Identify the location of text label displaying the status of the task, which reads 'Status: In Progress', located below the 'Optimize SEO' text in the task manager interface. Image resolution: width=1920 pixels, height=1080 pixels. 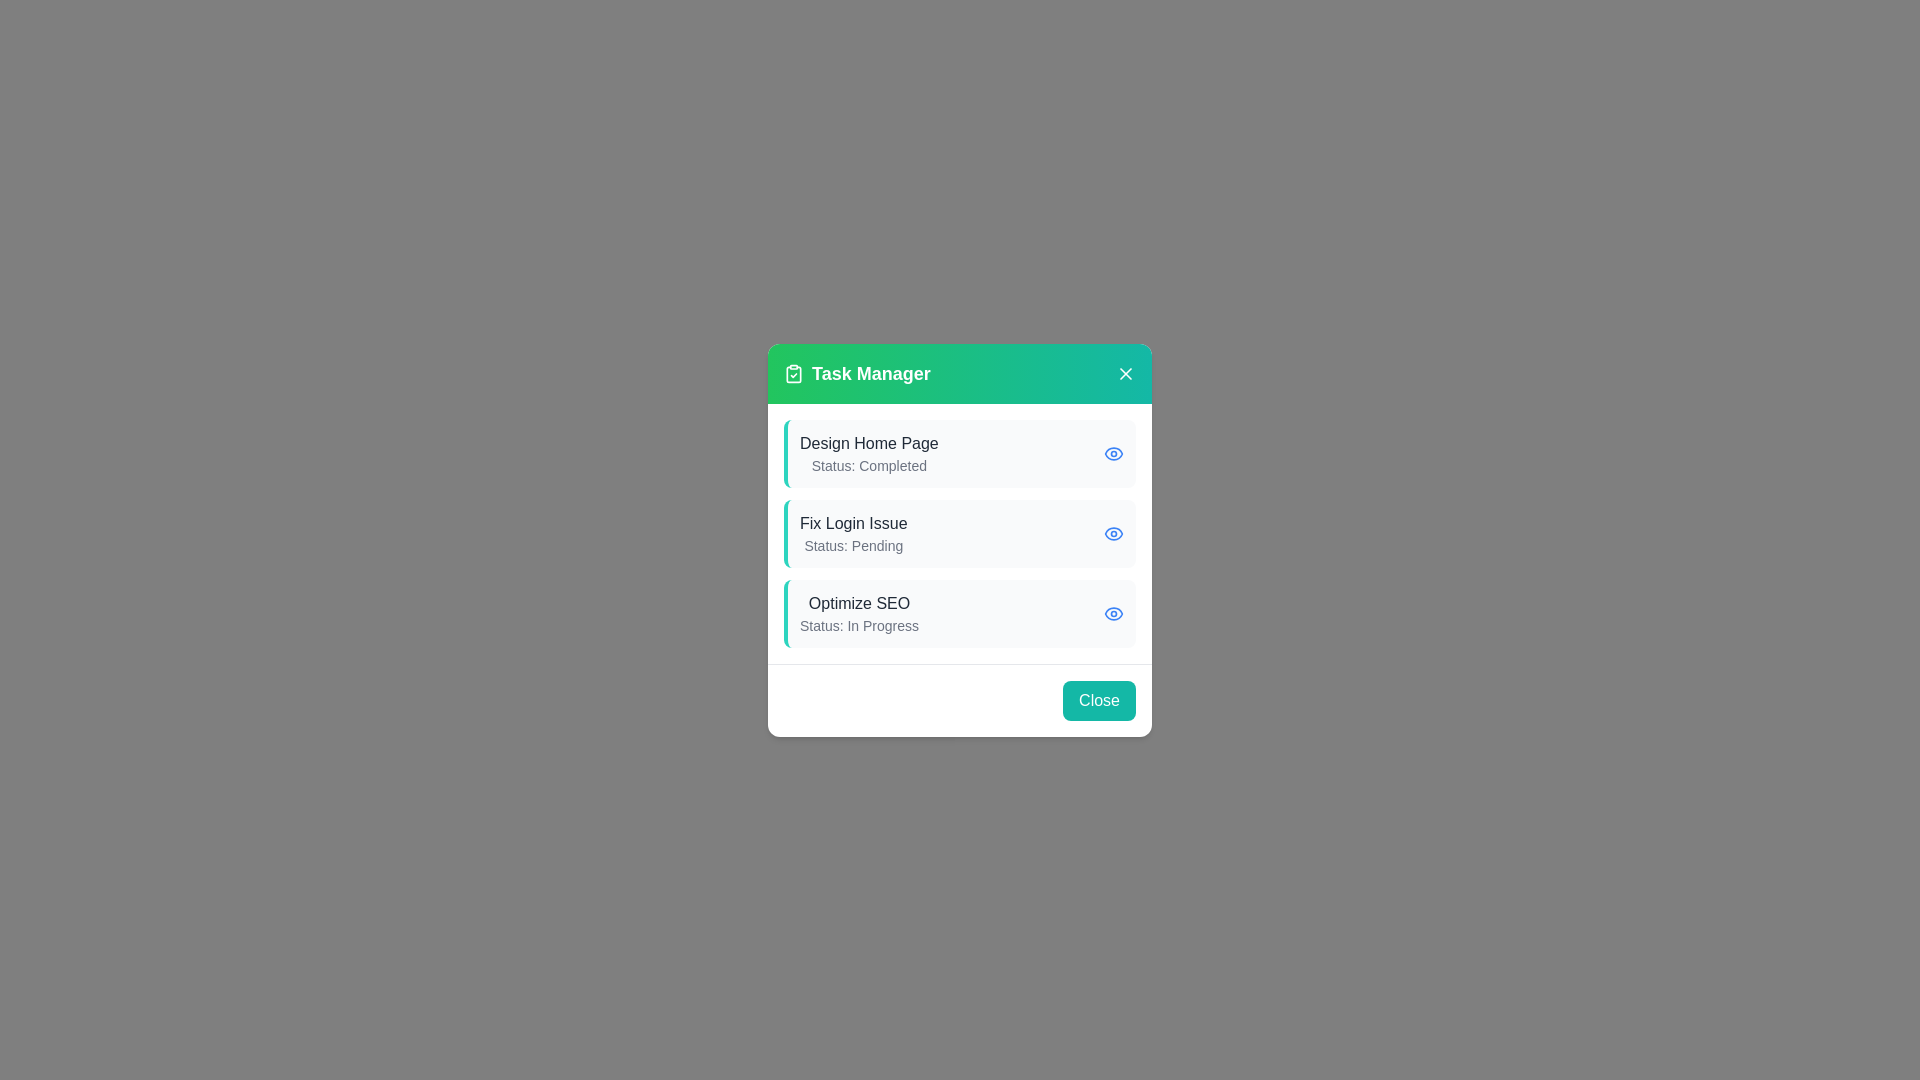
(859, 624).